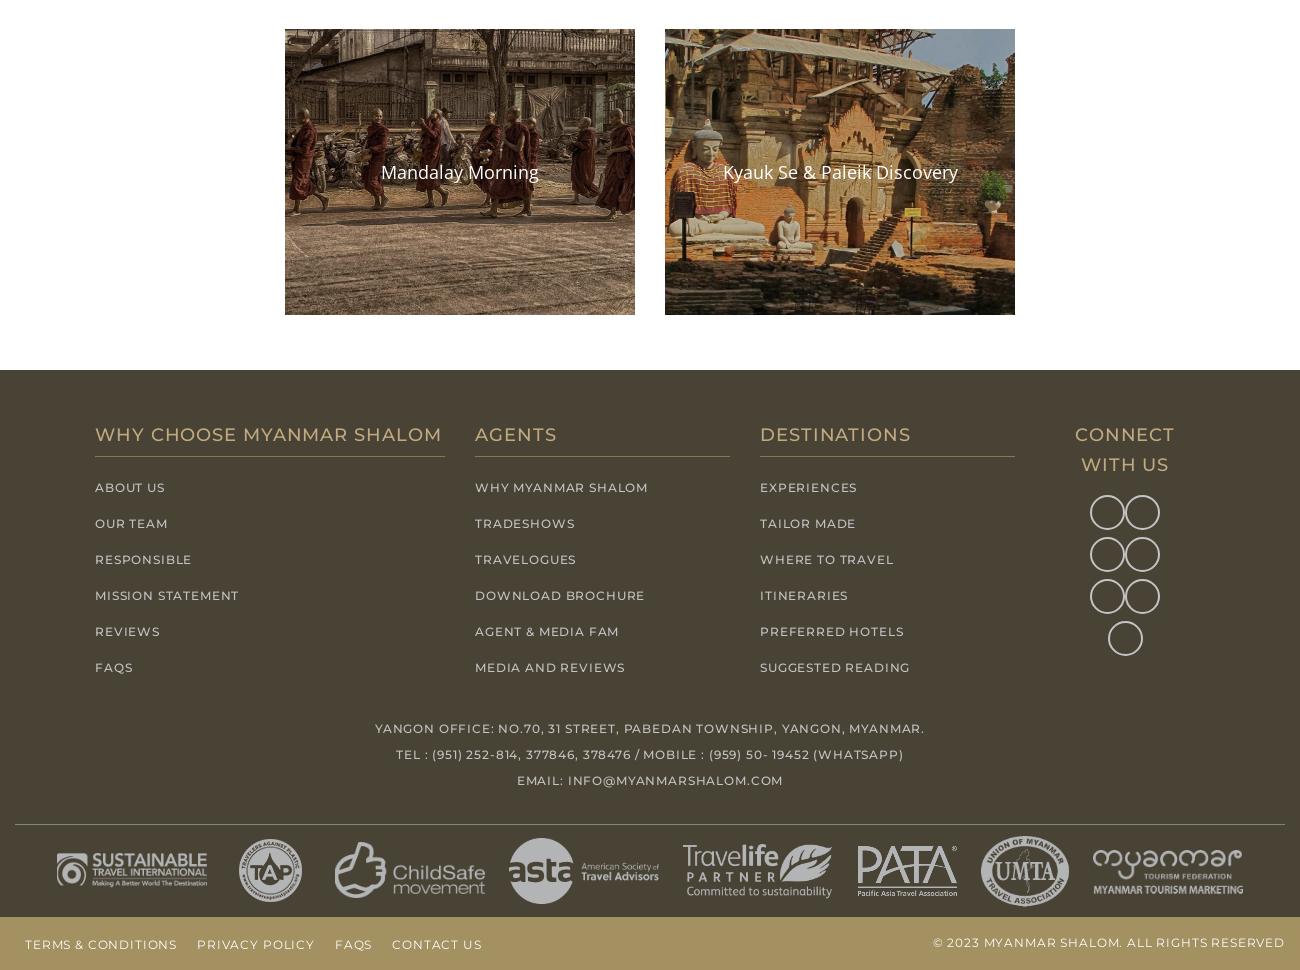 The height and width of the screenshot is (970, 1300). I want to click on 'Terms & Conditions', so click(23, 942).